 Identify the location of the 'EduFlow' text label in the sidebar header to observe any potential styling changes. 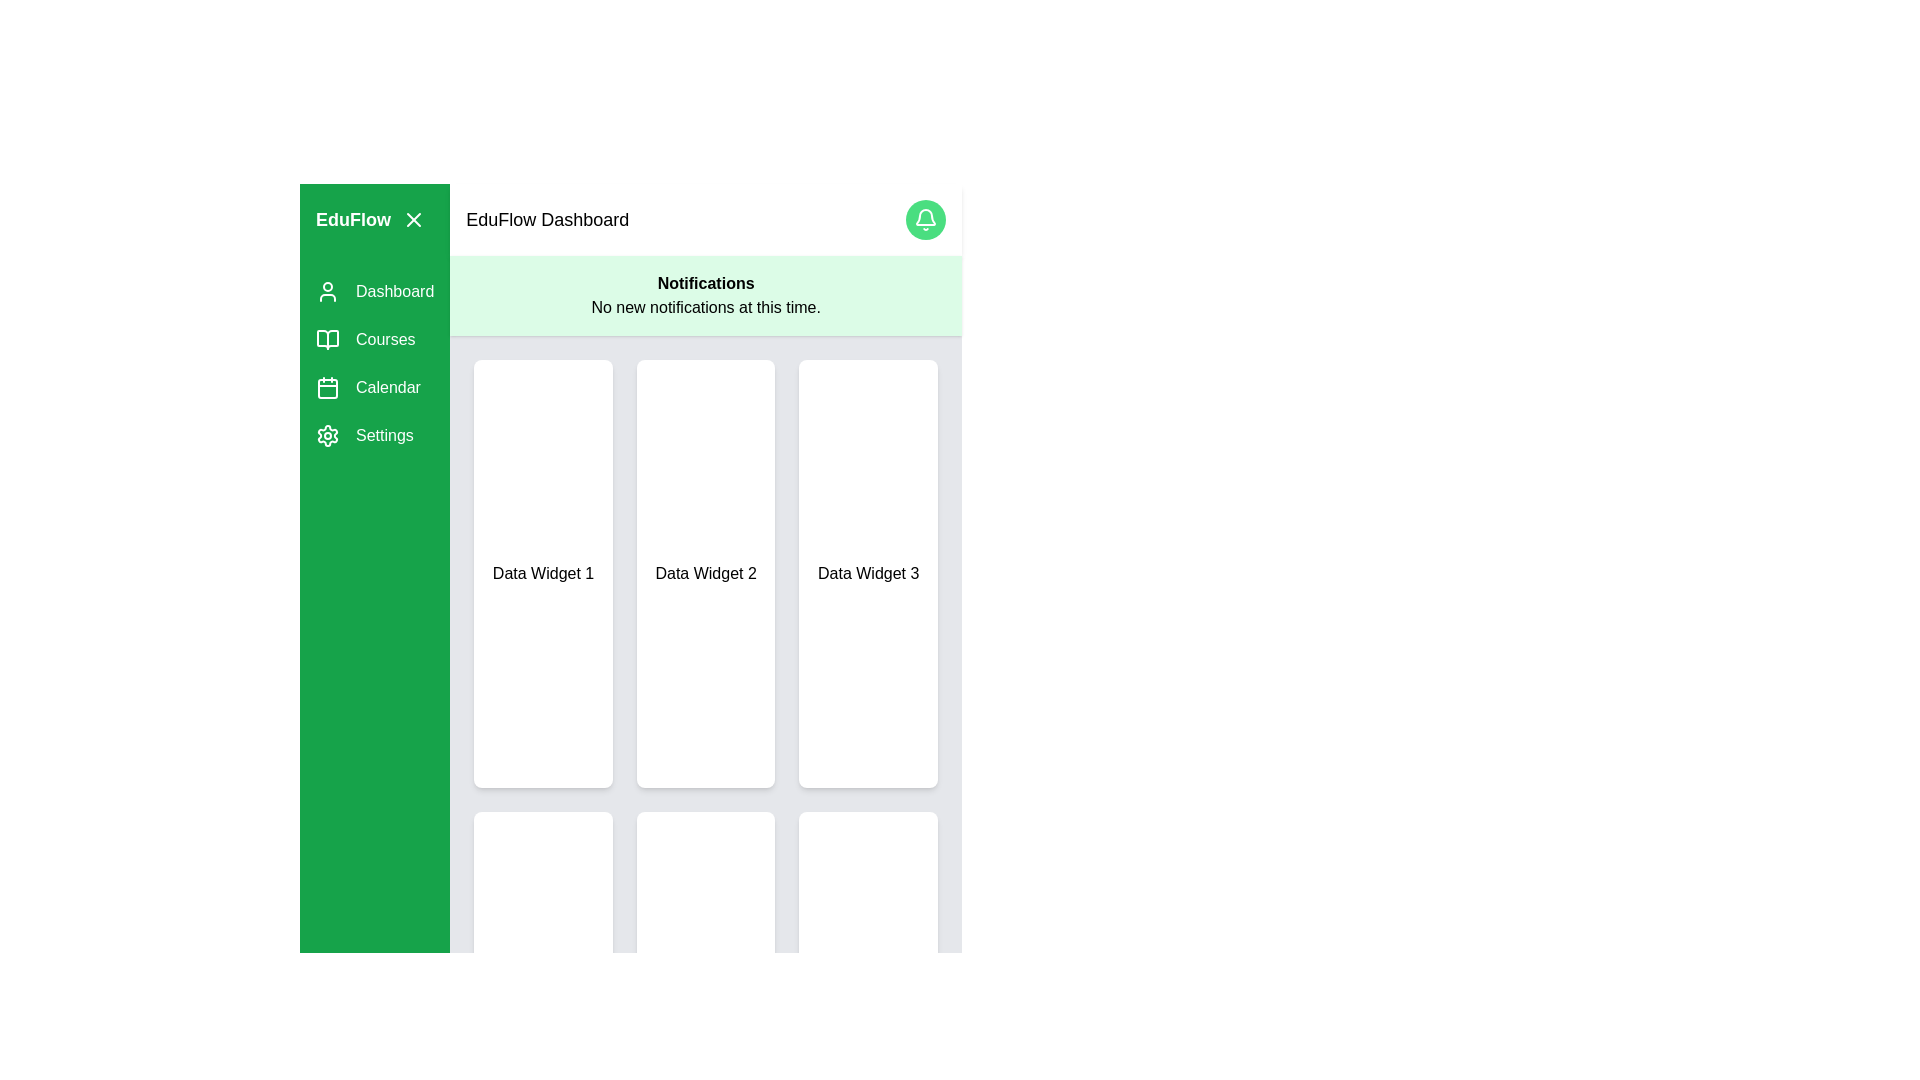
(353, 219).